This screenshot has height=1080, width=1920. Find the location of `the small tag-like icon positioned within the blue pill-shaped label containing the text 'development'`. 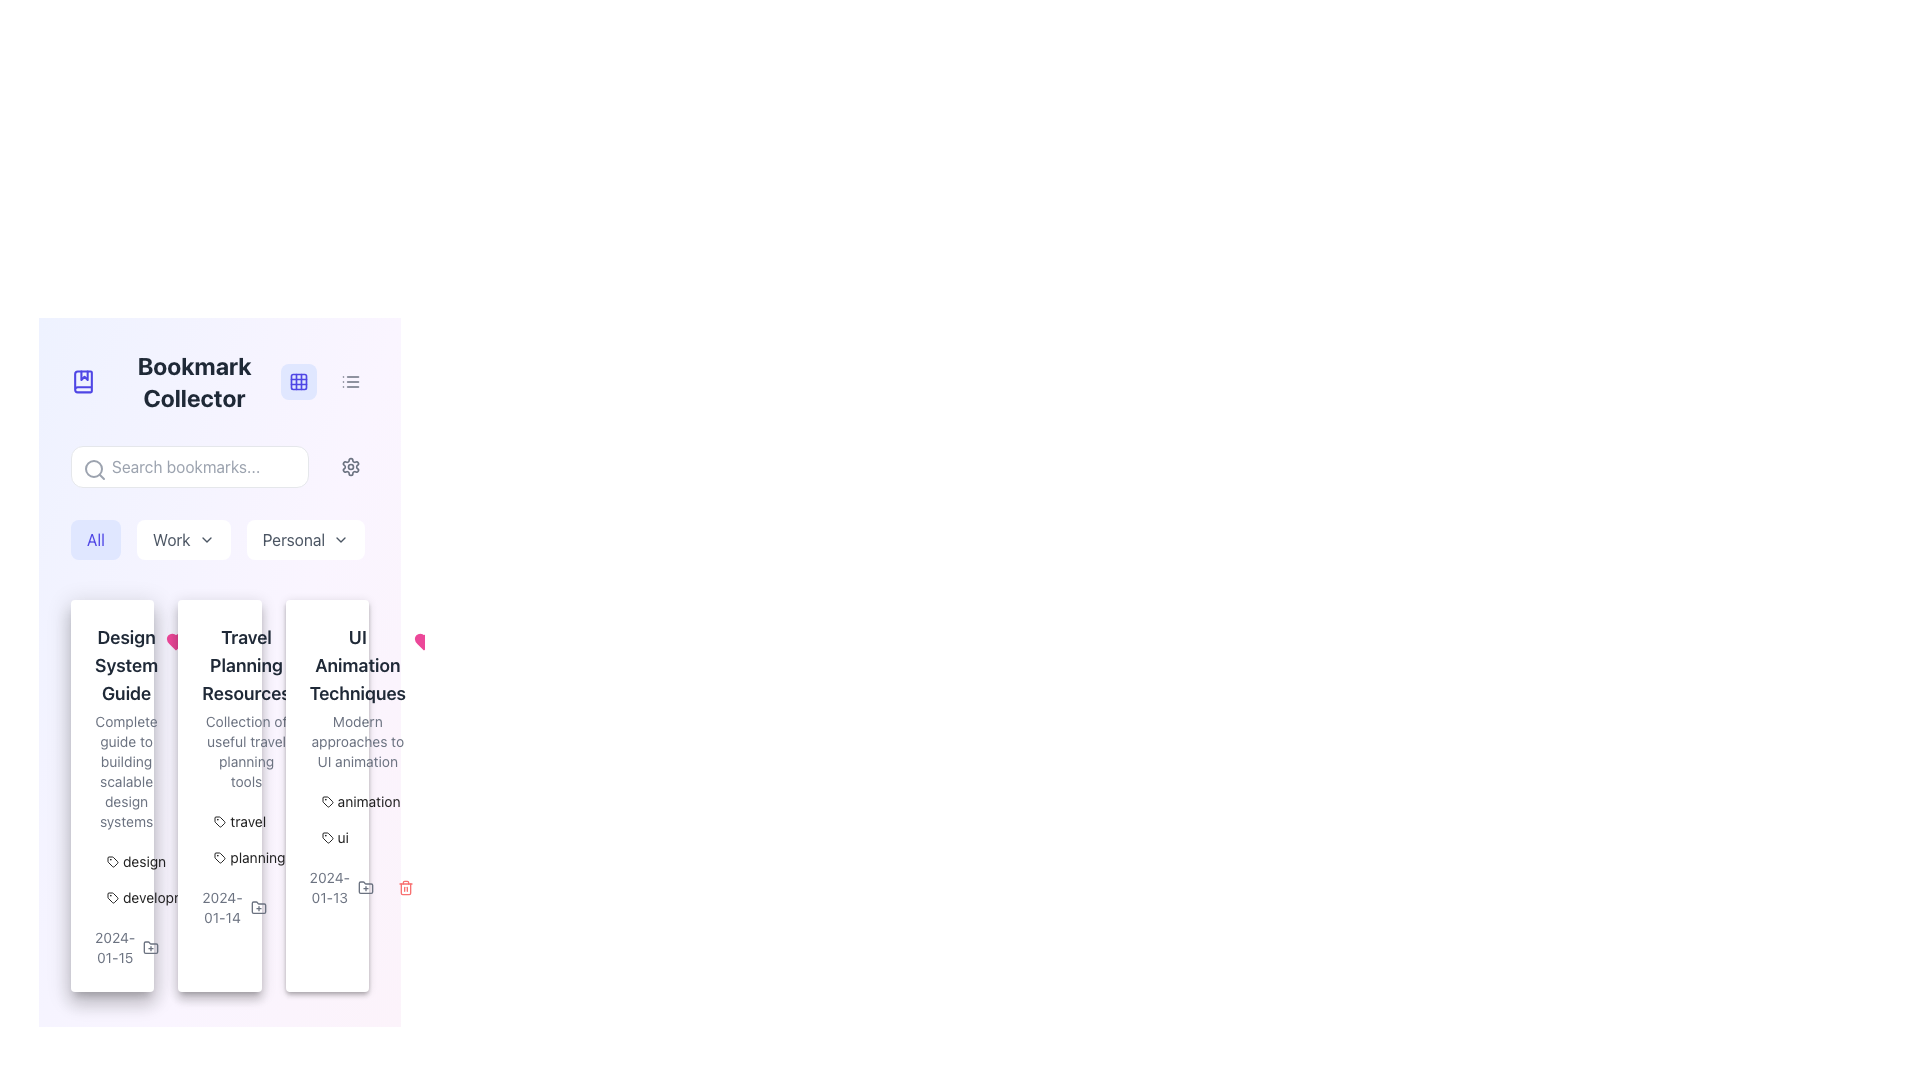

the small tag-like icon positioned within the blue pill-shaped label containing the text 'development' is located at coordinates (112, 897).